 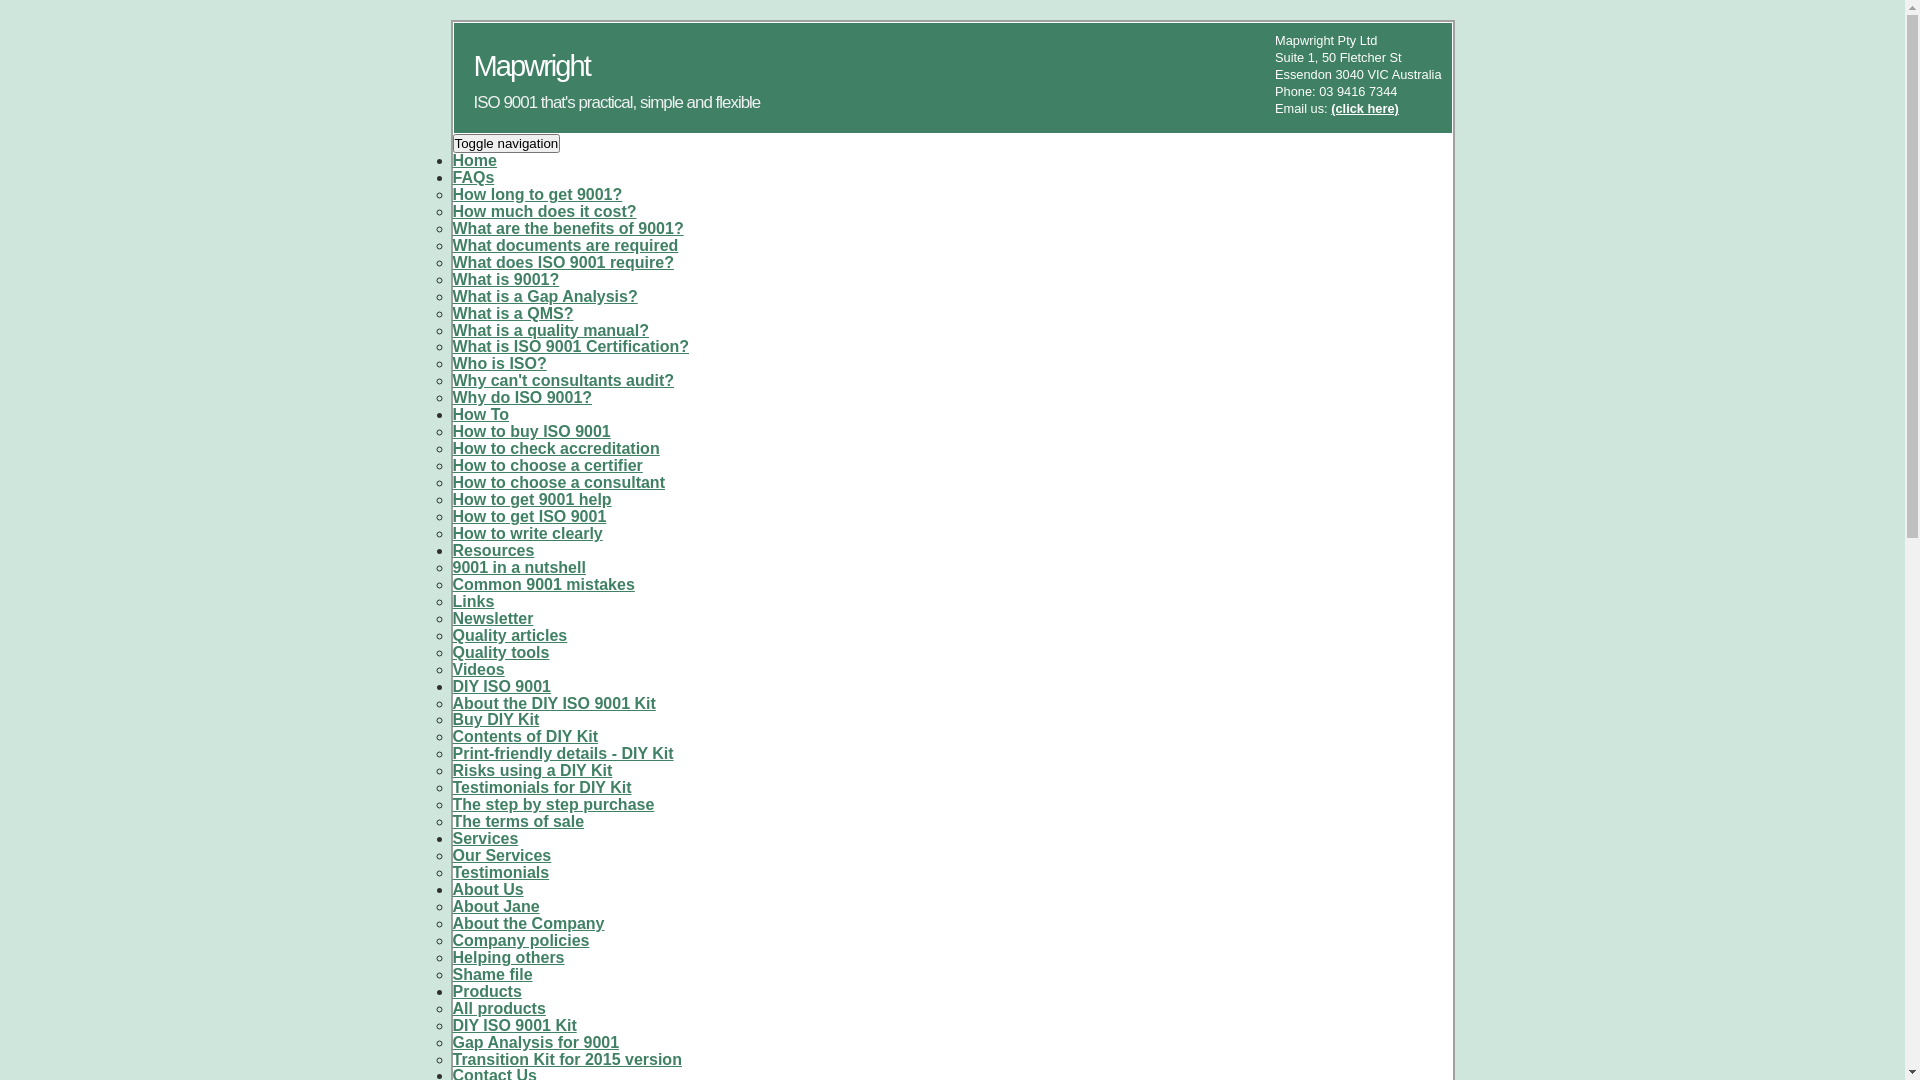 I want to click on 'Transition Kit for 2015 version', so click(x=565, y=1058).